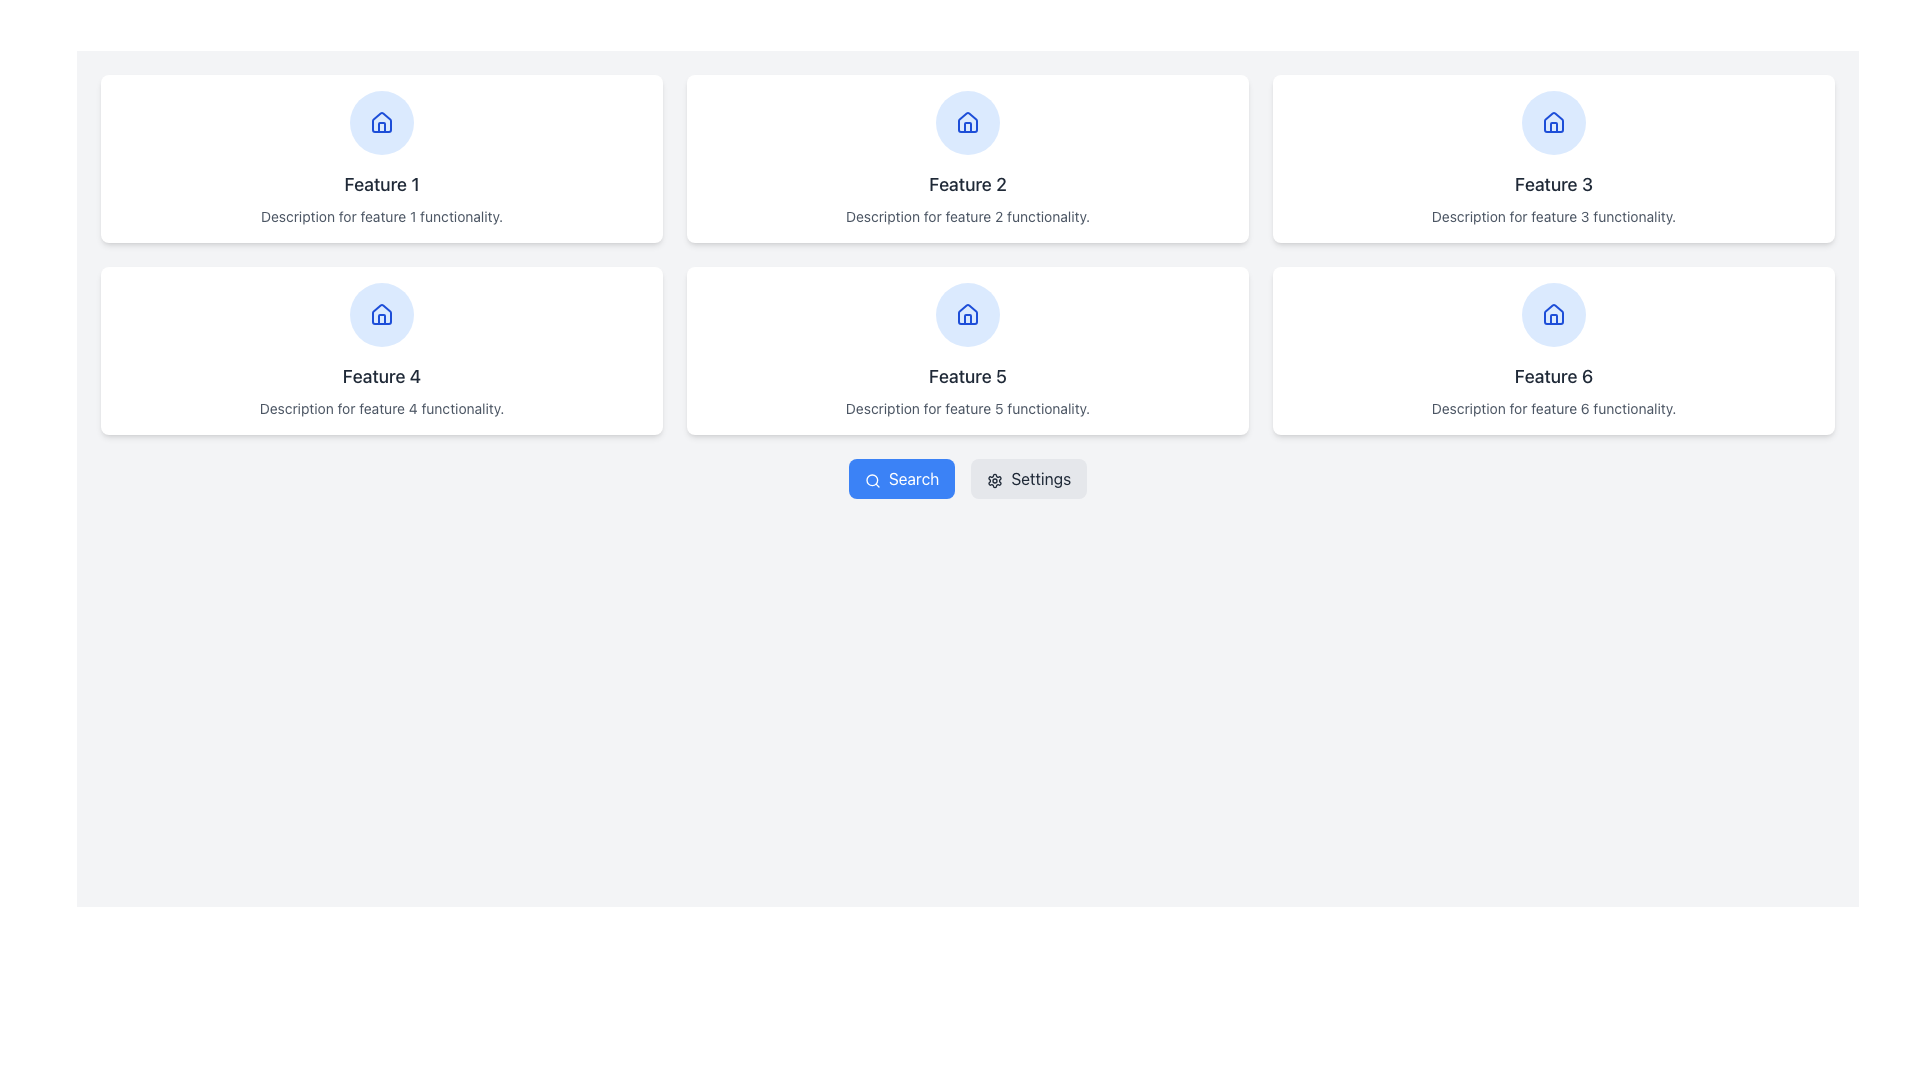 The height and width of the screenshot is (1080, 1920). I want to click on the house icon located at the center of the bottom-right card labeled 'Feature 6', which is enclosed in a circular blue background, so click(1553, 315).